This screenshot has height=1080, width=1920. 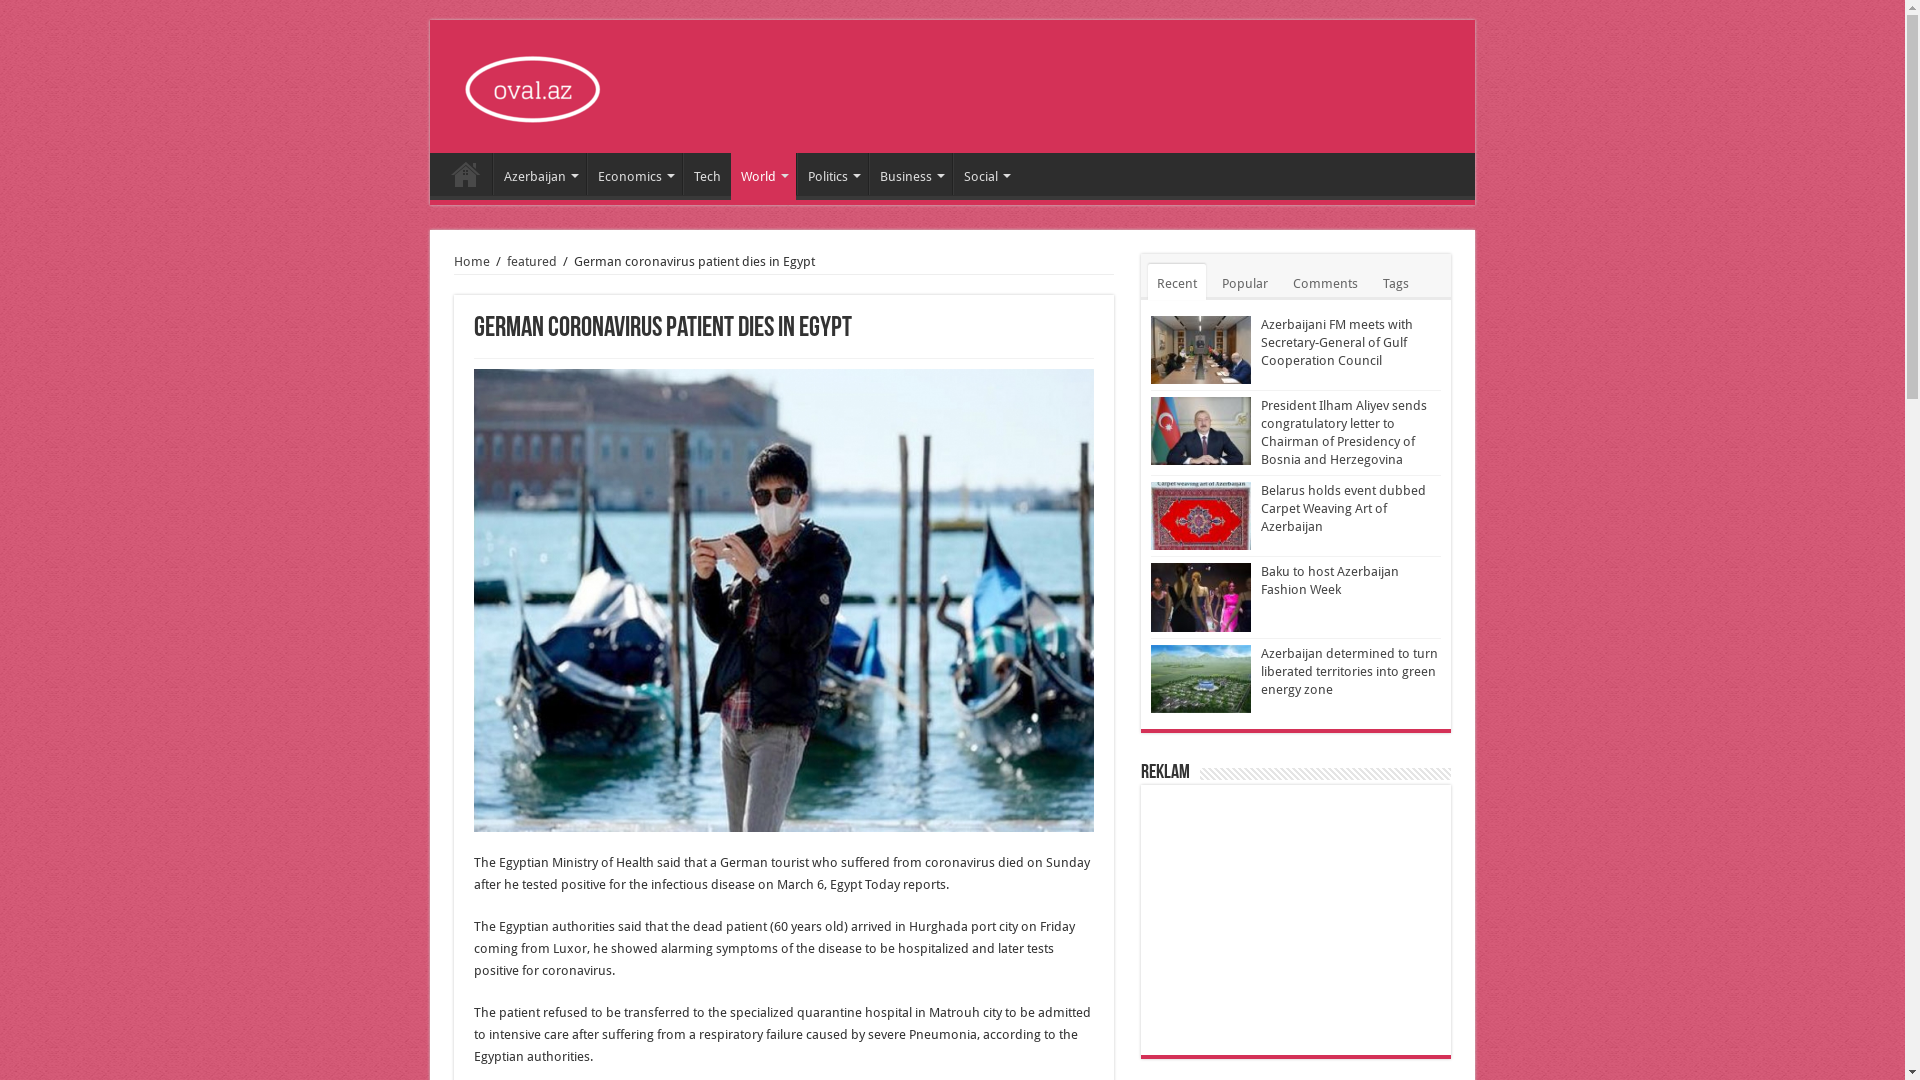 I want to click on 'Azerbaijan', so click(x=539, y=172).